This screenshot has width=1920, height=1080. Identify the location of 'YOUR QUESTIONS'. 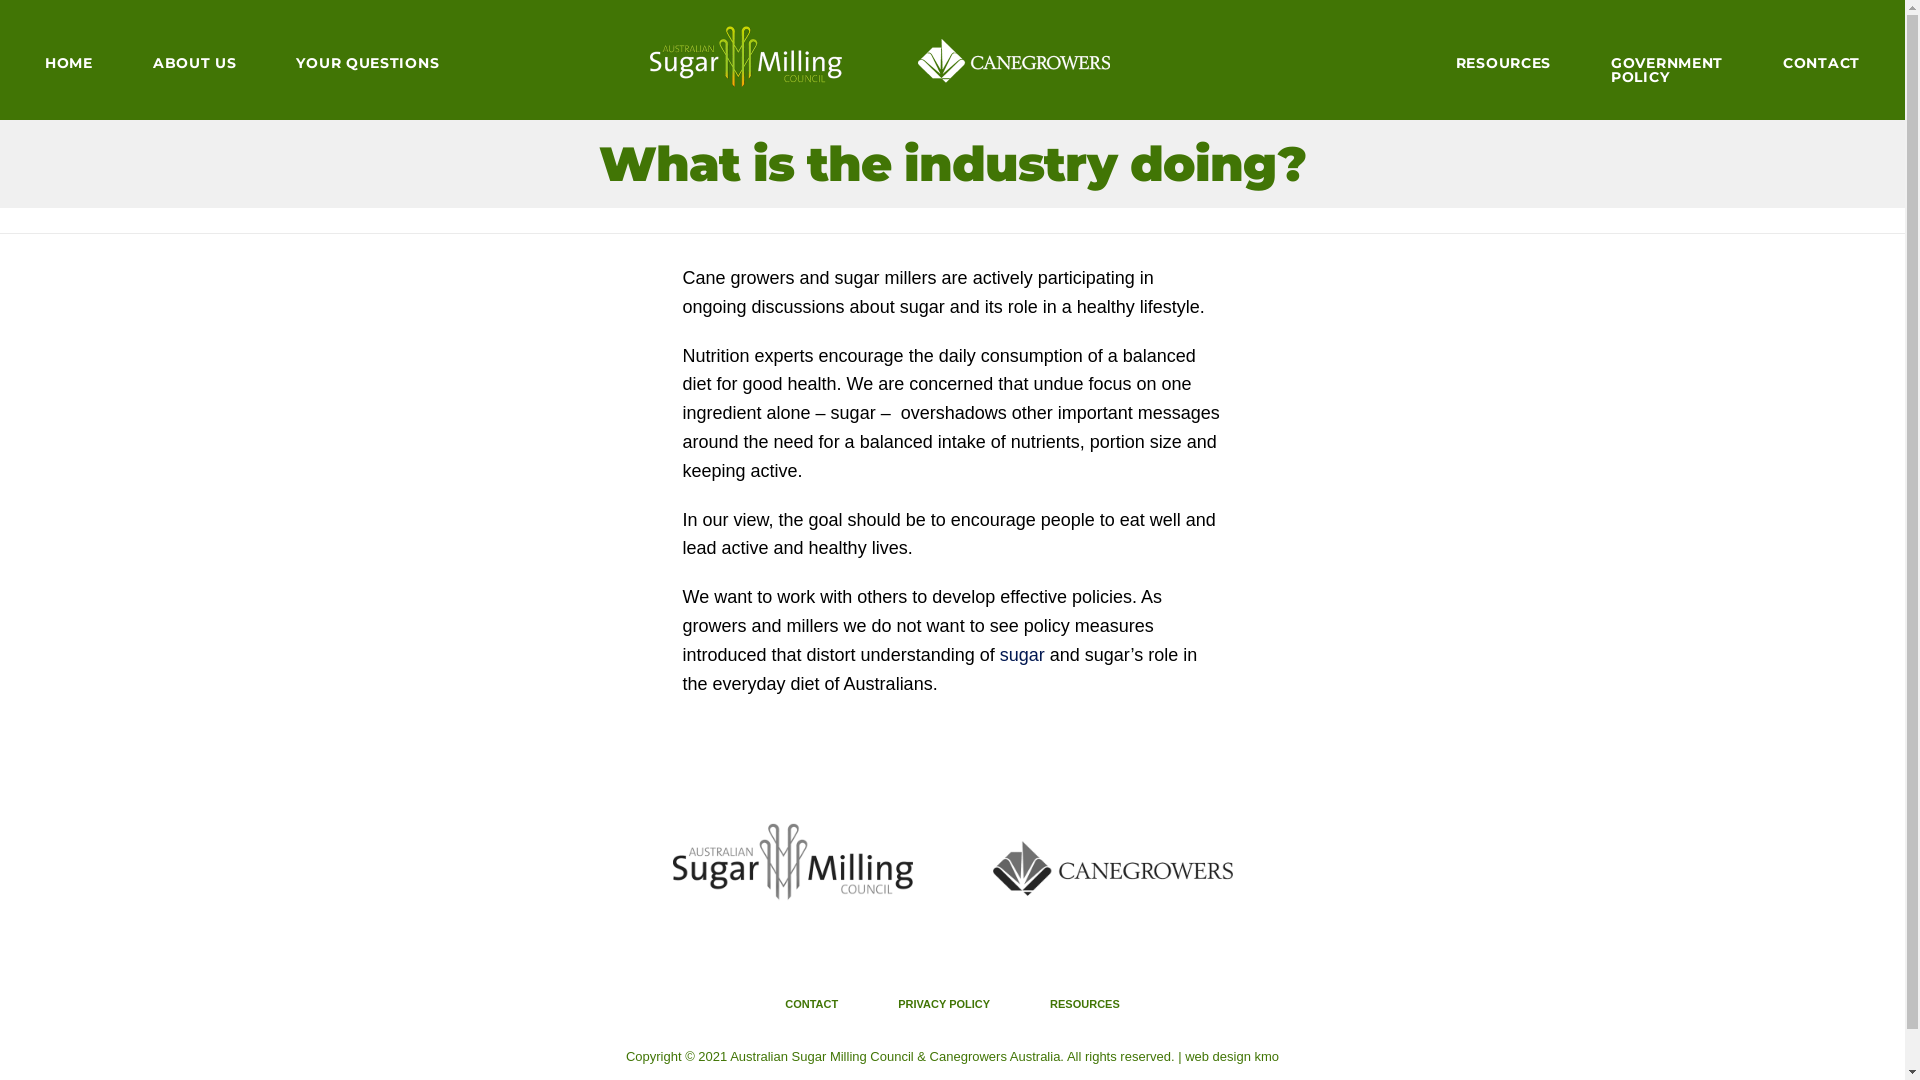
(367, 59).